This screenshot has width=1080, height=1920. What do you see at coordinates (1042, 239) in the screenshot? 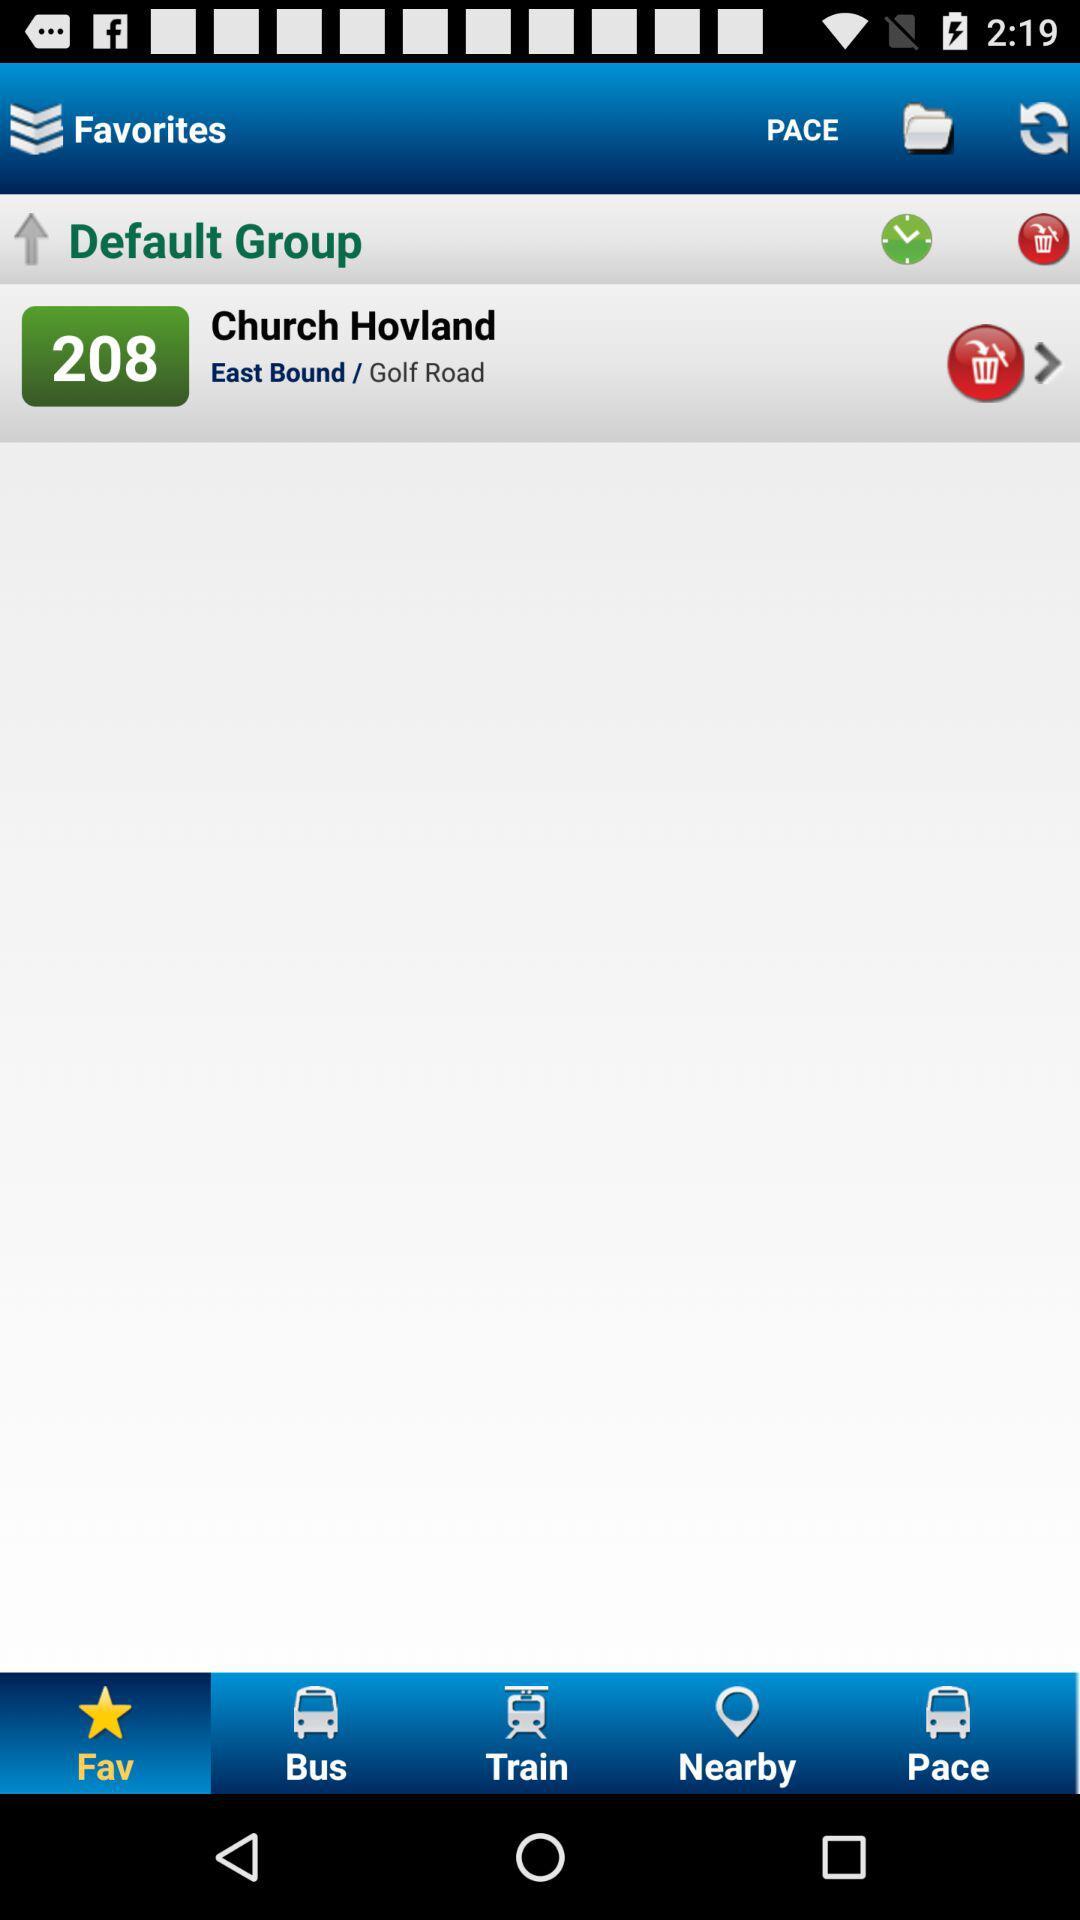
I see `delete` at bounding box center [1042, 239].